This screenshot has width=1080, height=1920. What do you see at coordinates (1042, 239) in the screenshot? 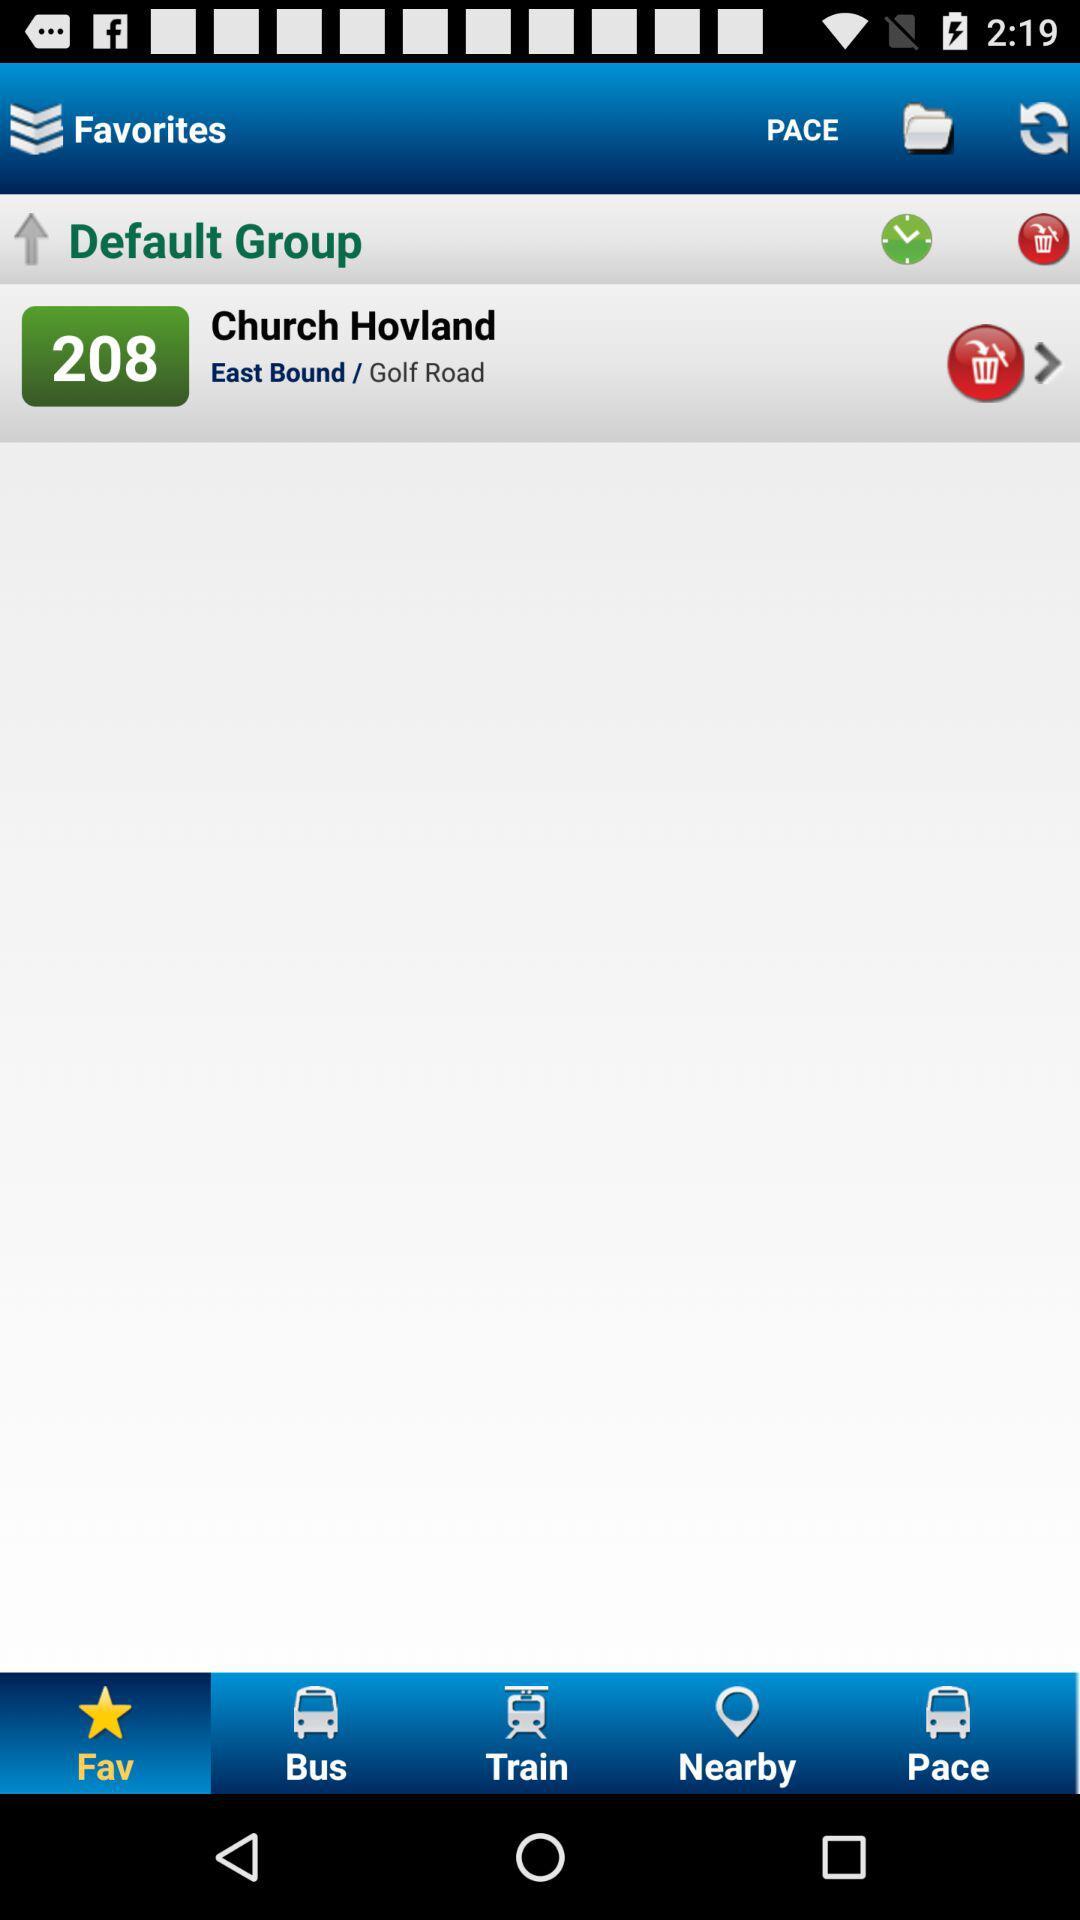
I see `delete` at bounding box center [1042, 239].